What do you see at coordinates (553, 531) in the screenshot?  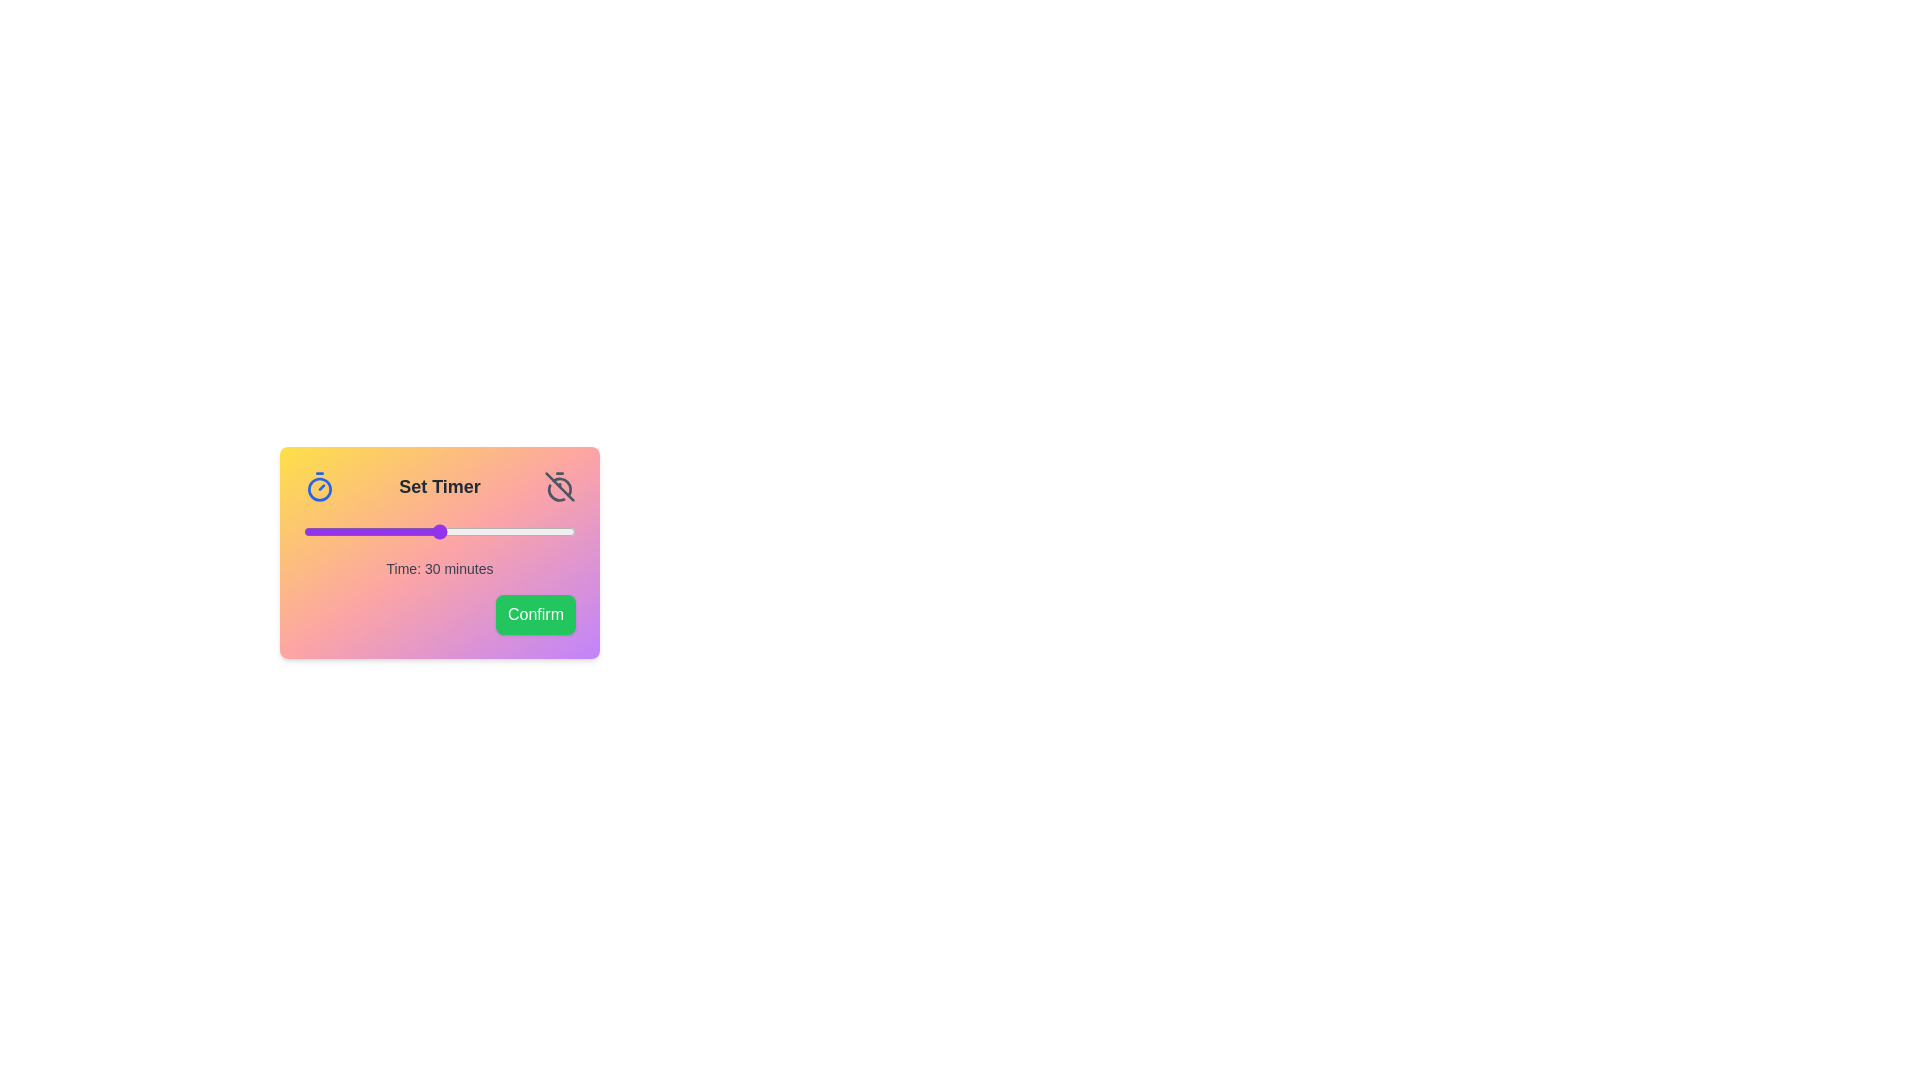 I see `the slider to set the timer to 55 minutes` at bounding box center [553, 531].